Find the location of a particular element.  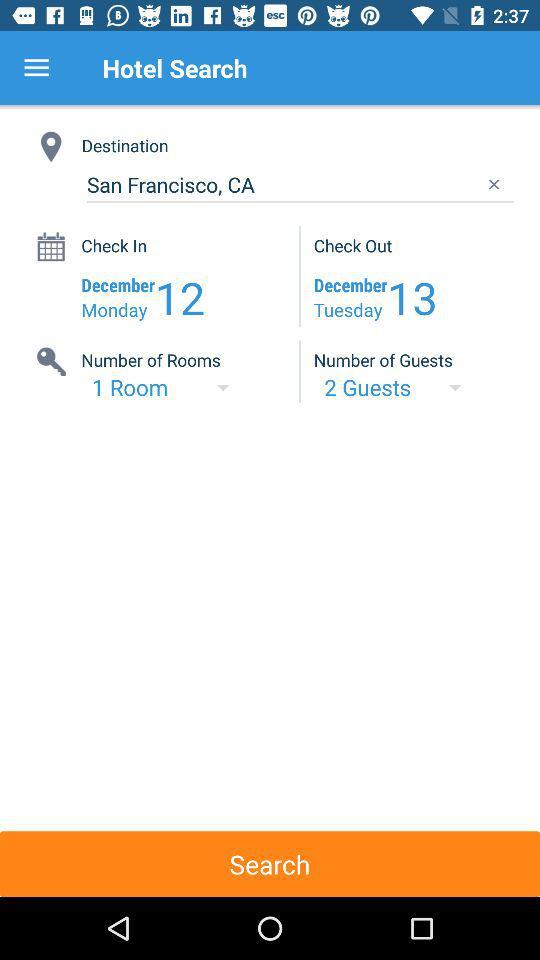

san francisco, ca icon is located at coordinates (299, 185).